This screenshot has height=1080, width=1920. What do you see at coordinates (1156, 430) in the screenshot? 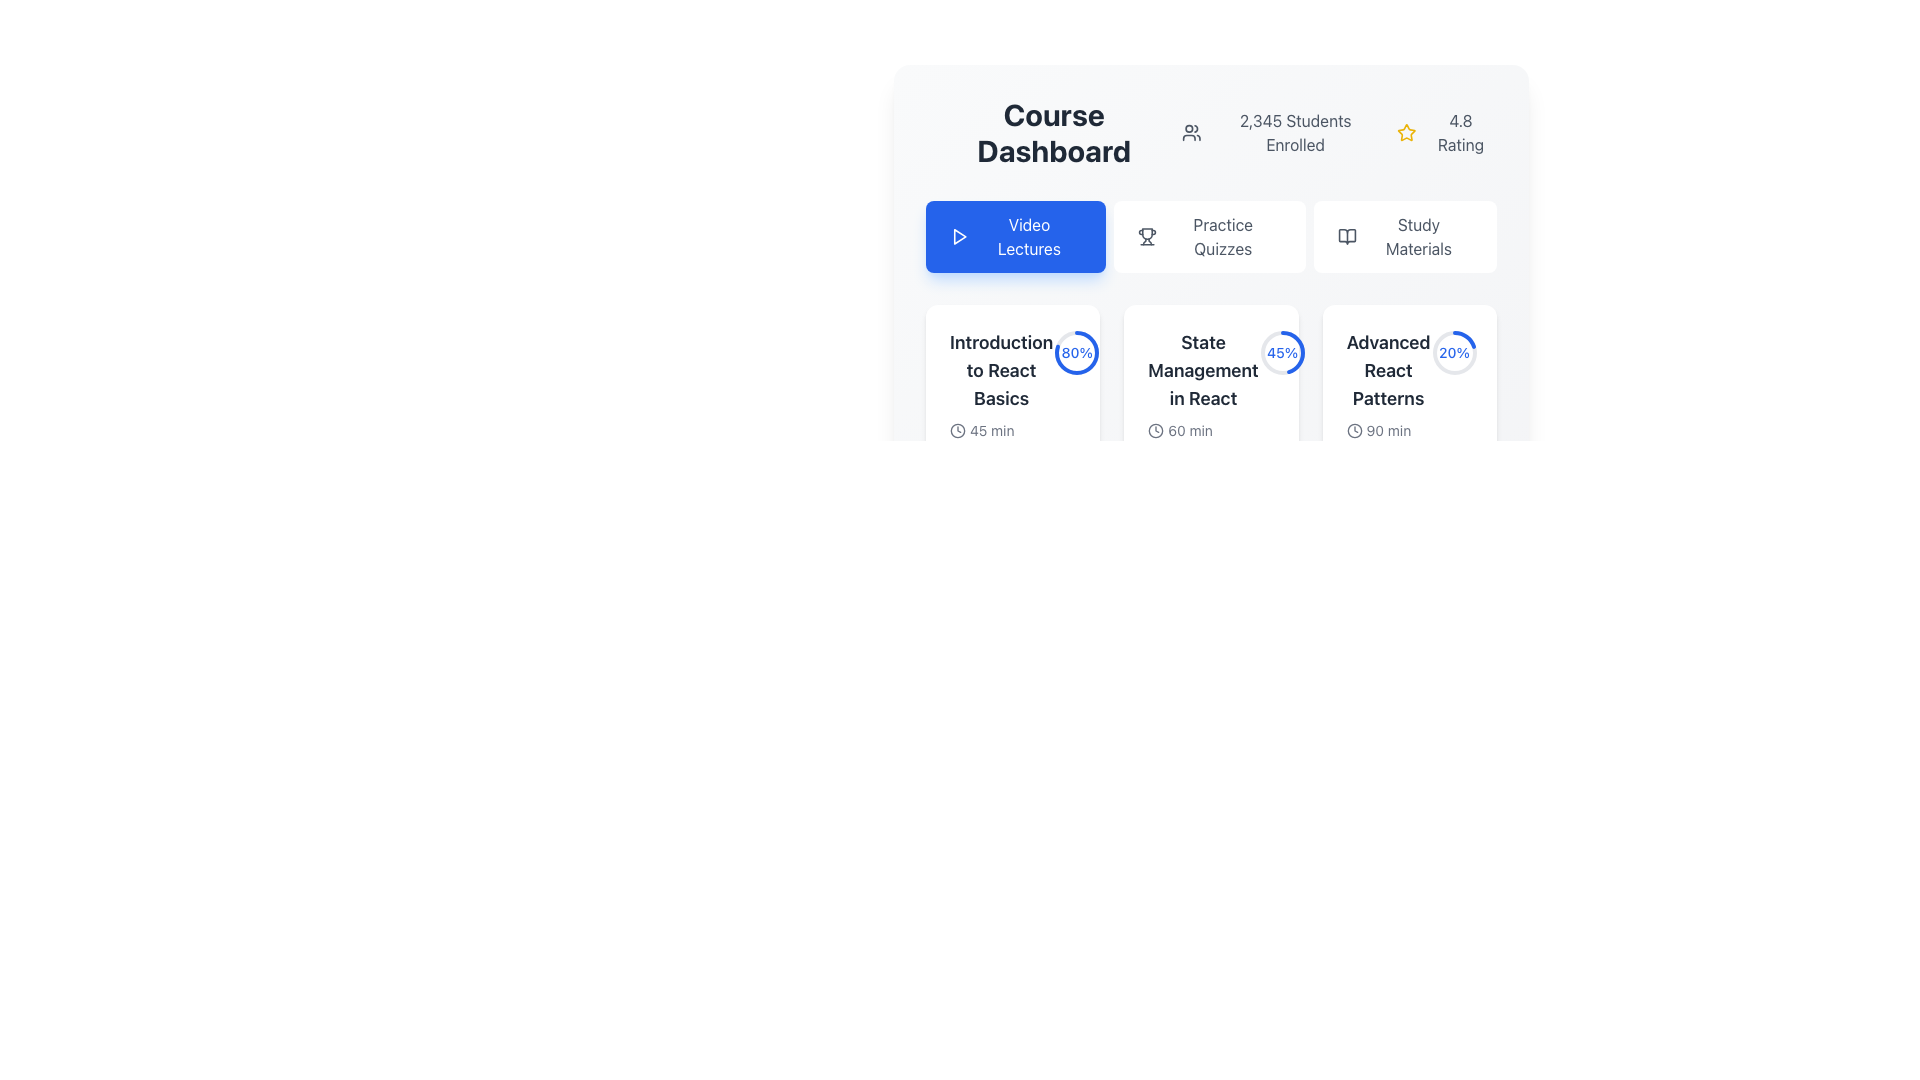
I see `the small circular clock icon located to the left of the '60 min' text in the second card under the 'State Management in React' section` at bounding box center [1156, 430].